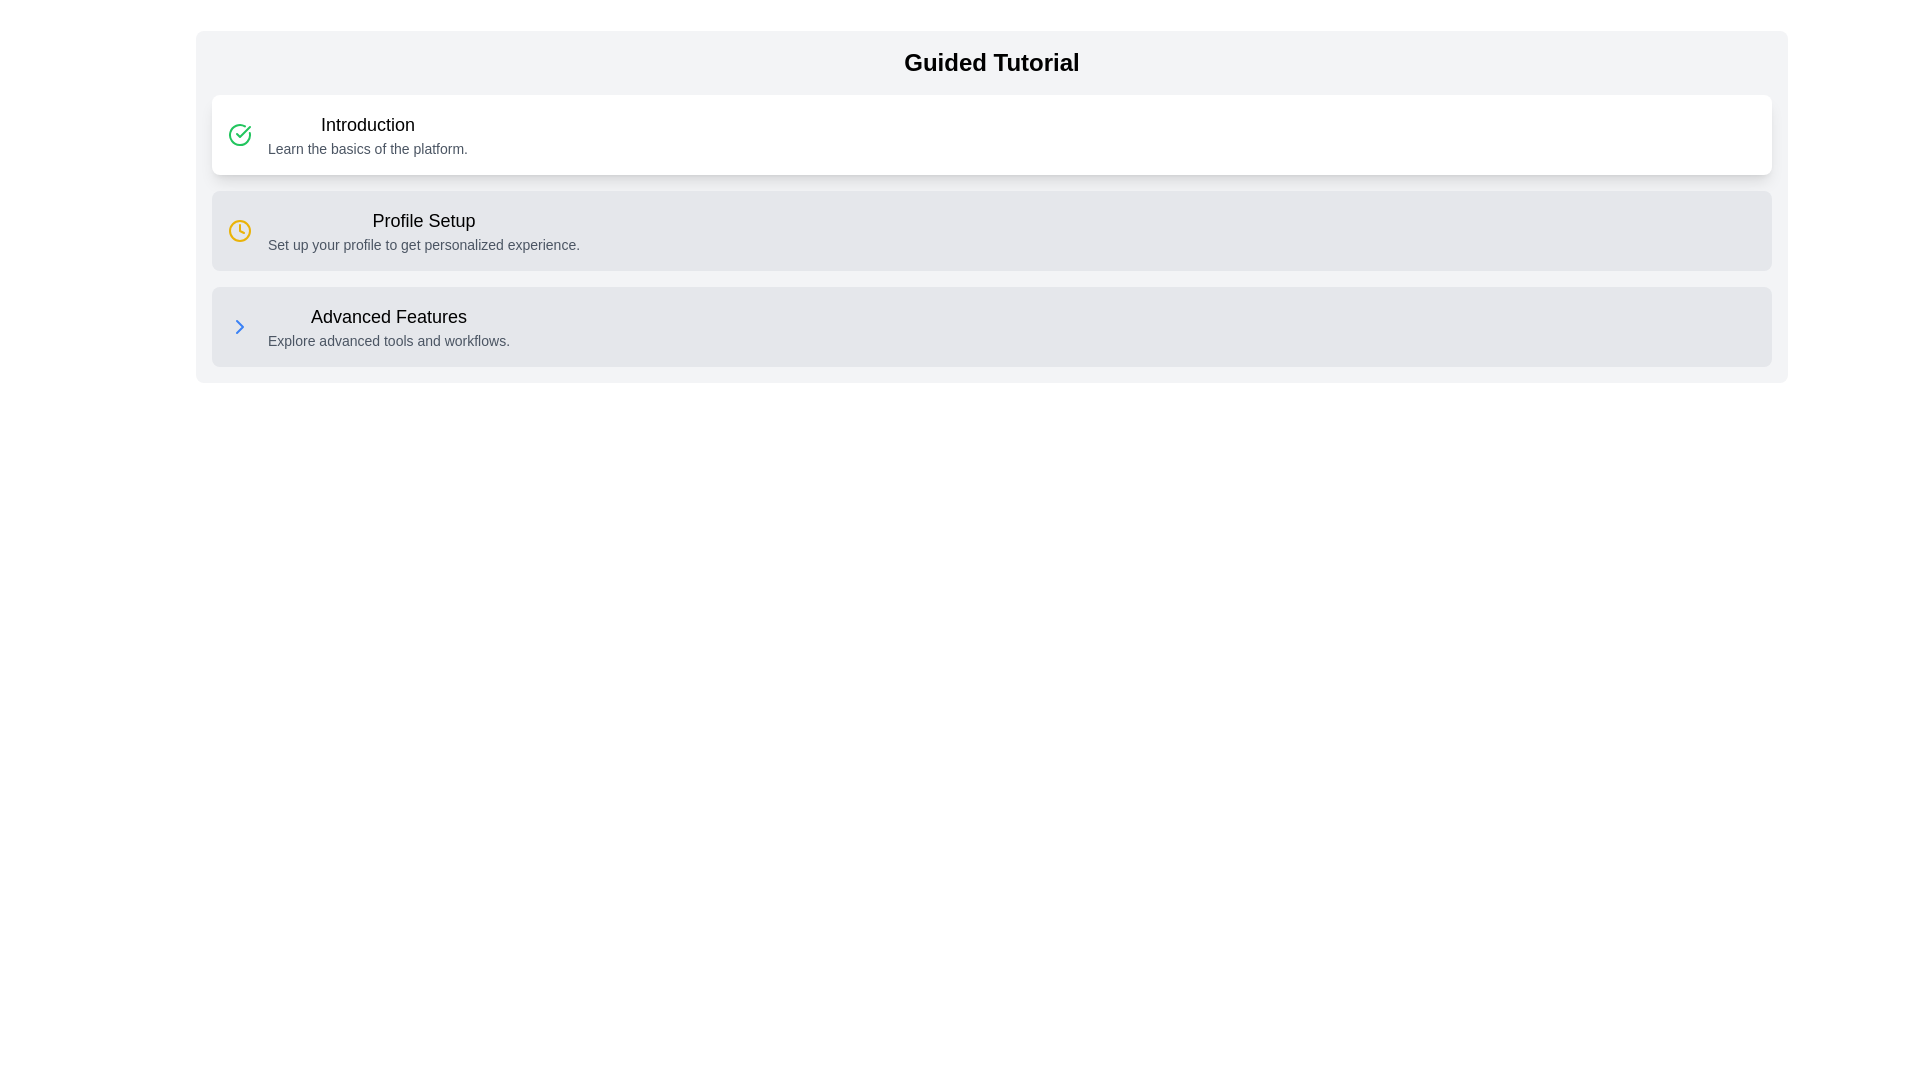 The height and width of the screenshot is (1080, 1920). What do you see at coordinates (240, 135) in the screenshot?
I see `the green circular icon with a white checkmark inside it, indicating a completed or verified status, located on the left side of the 'Introduction' section` at bounding box center [240, 135].